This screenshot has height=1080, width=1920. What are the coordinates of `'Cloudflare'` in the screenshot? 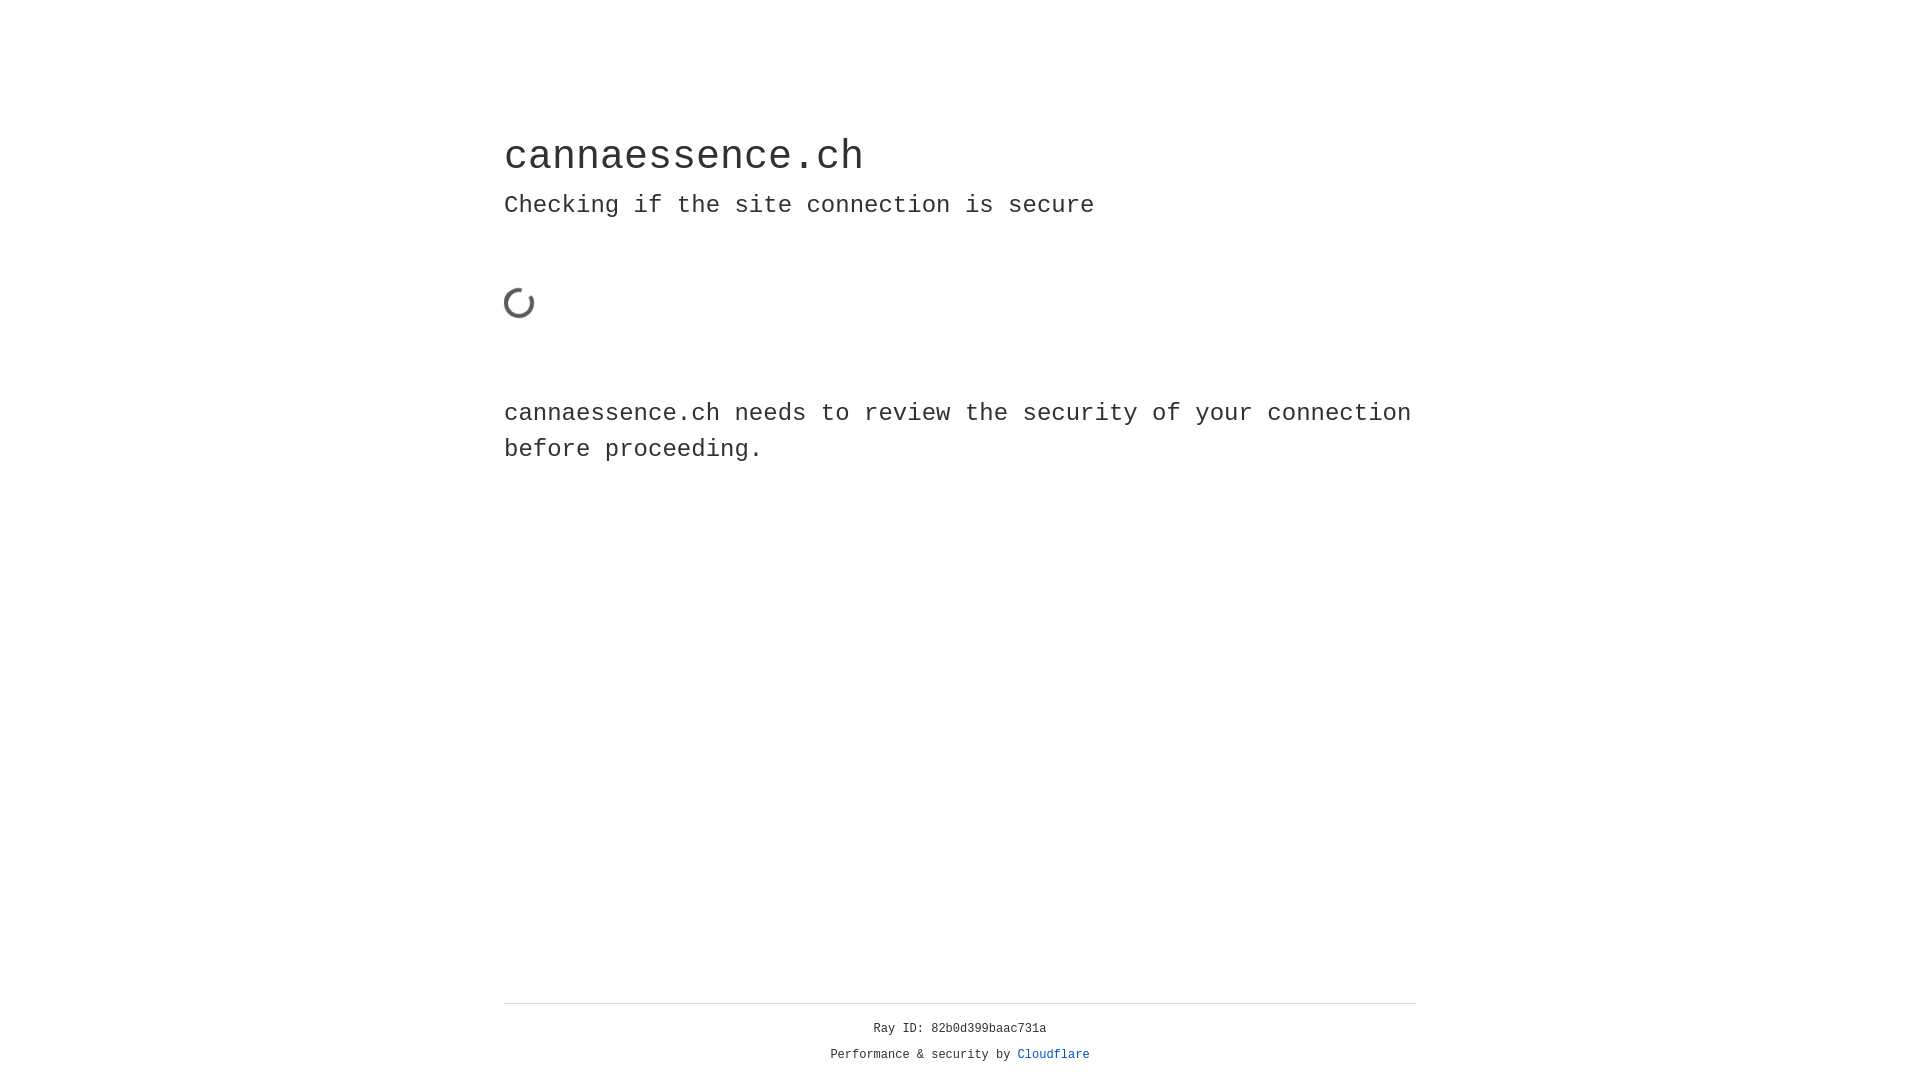 It's located at (1053, 1054).